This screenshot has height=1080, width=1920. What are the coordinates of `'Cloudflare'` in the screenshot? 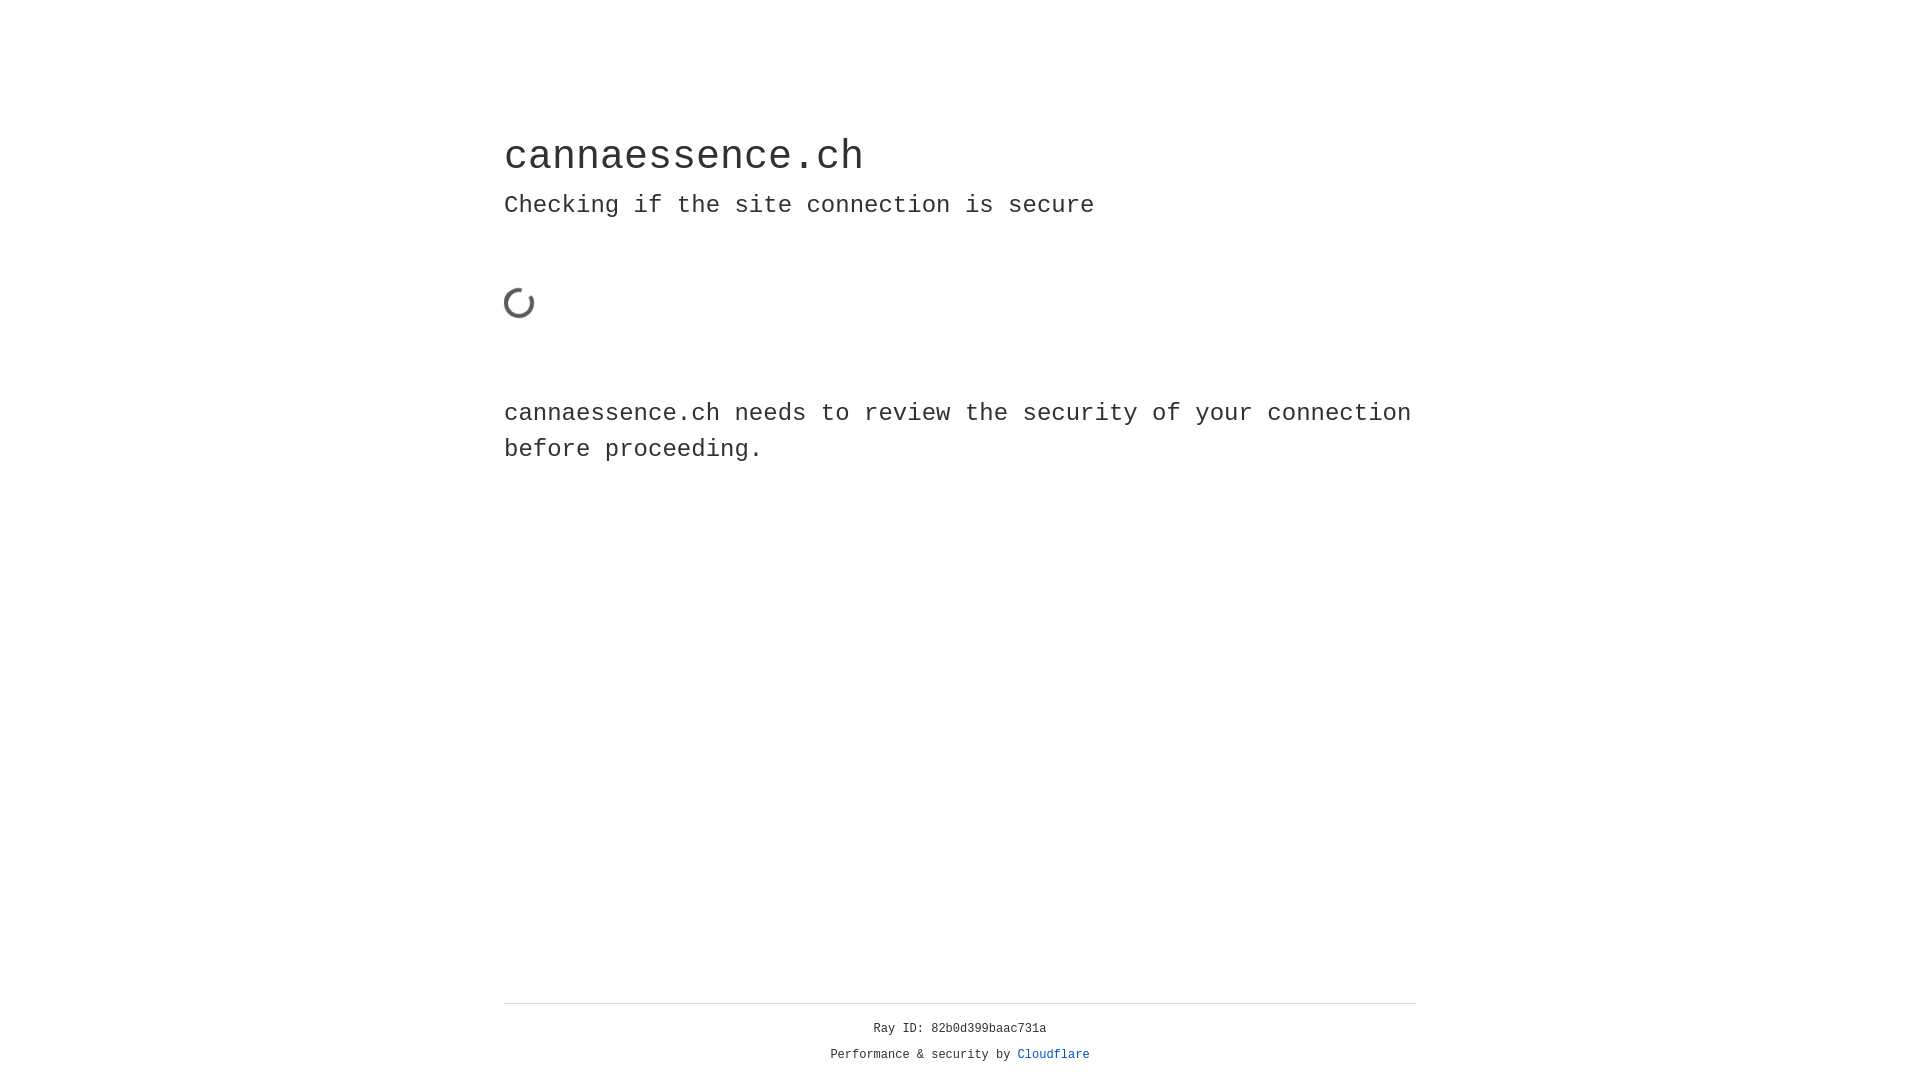 It's located at (1053, 1054).